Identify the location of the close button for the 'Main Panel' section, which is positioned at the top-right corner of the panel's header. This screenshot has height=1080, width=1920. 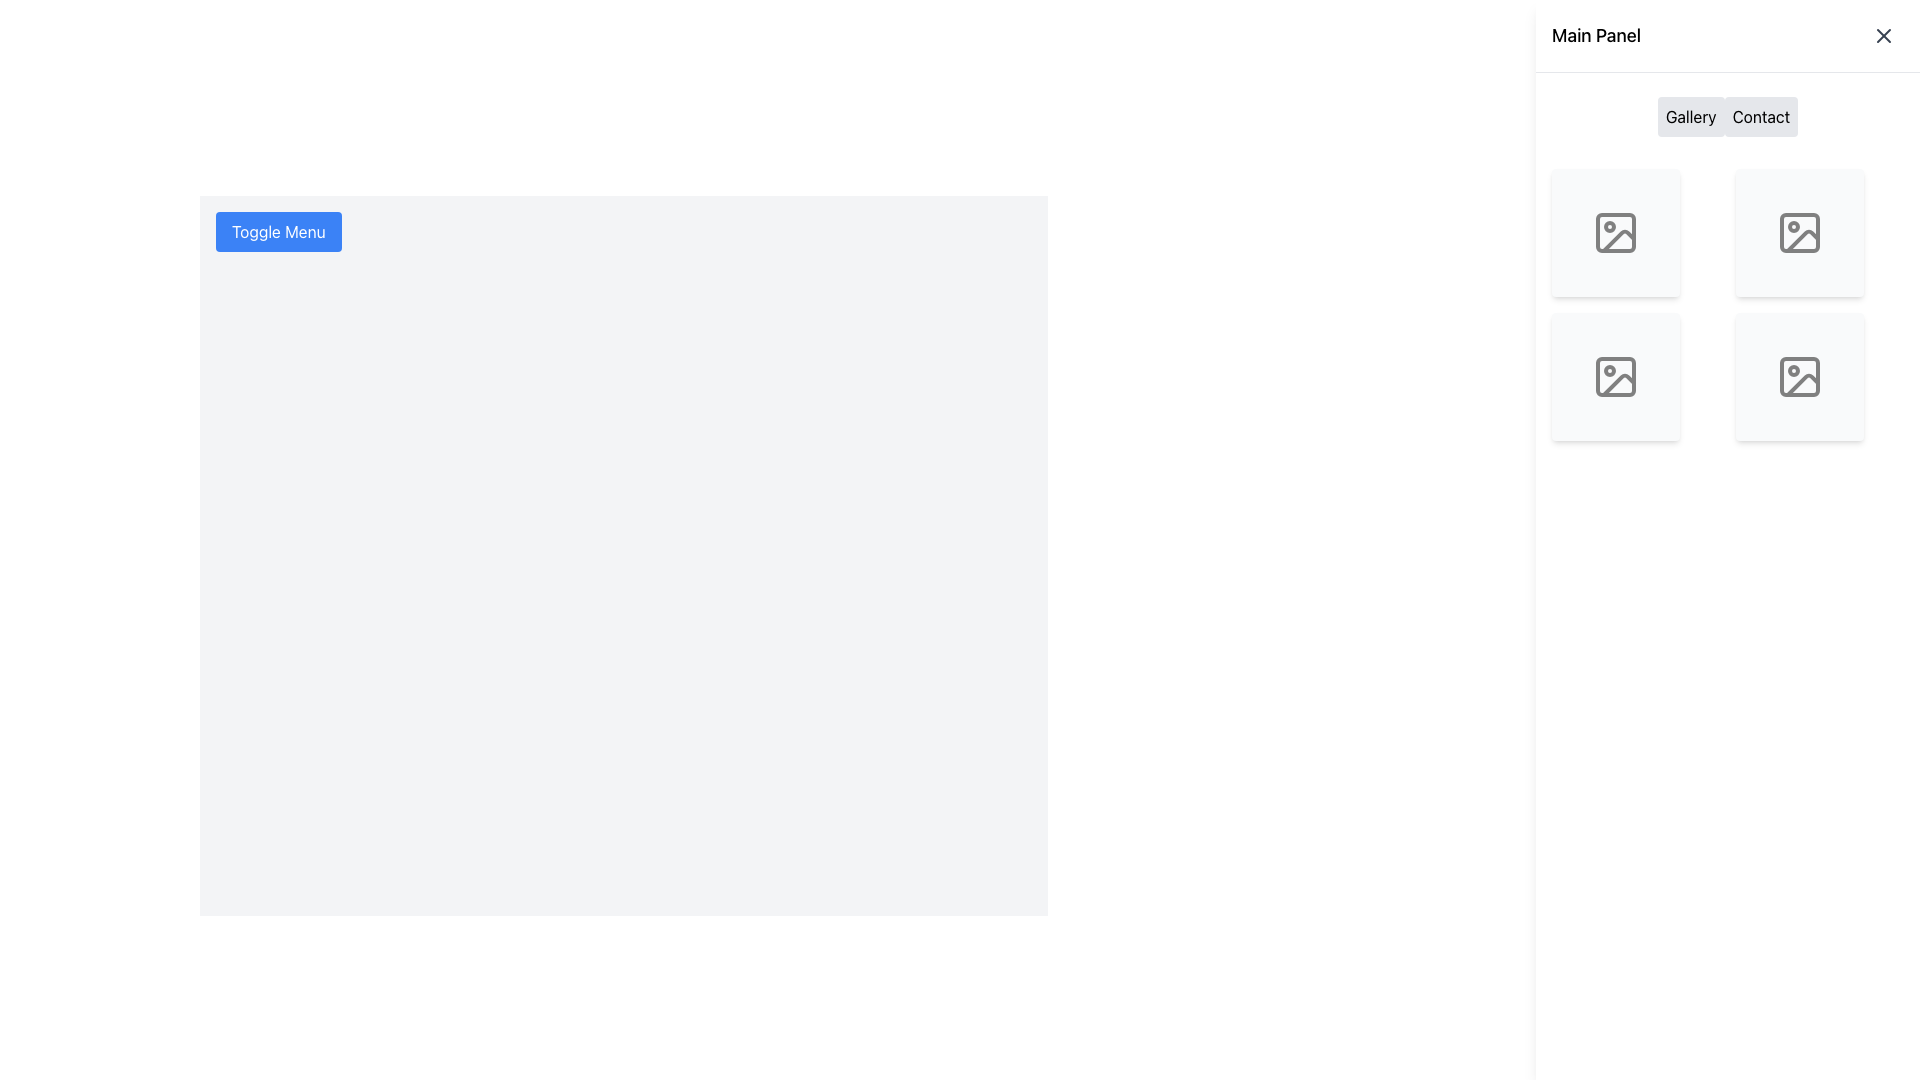
(1882, 35).